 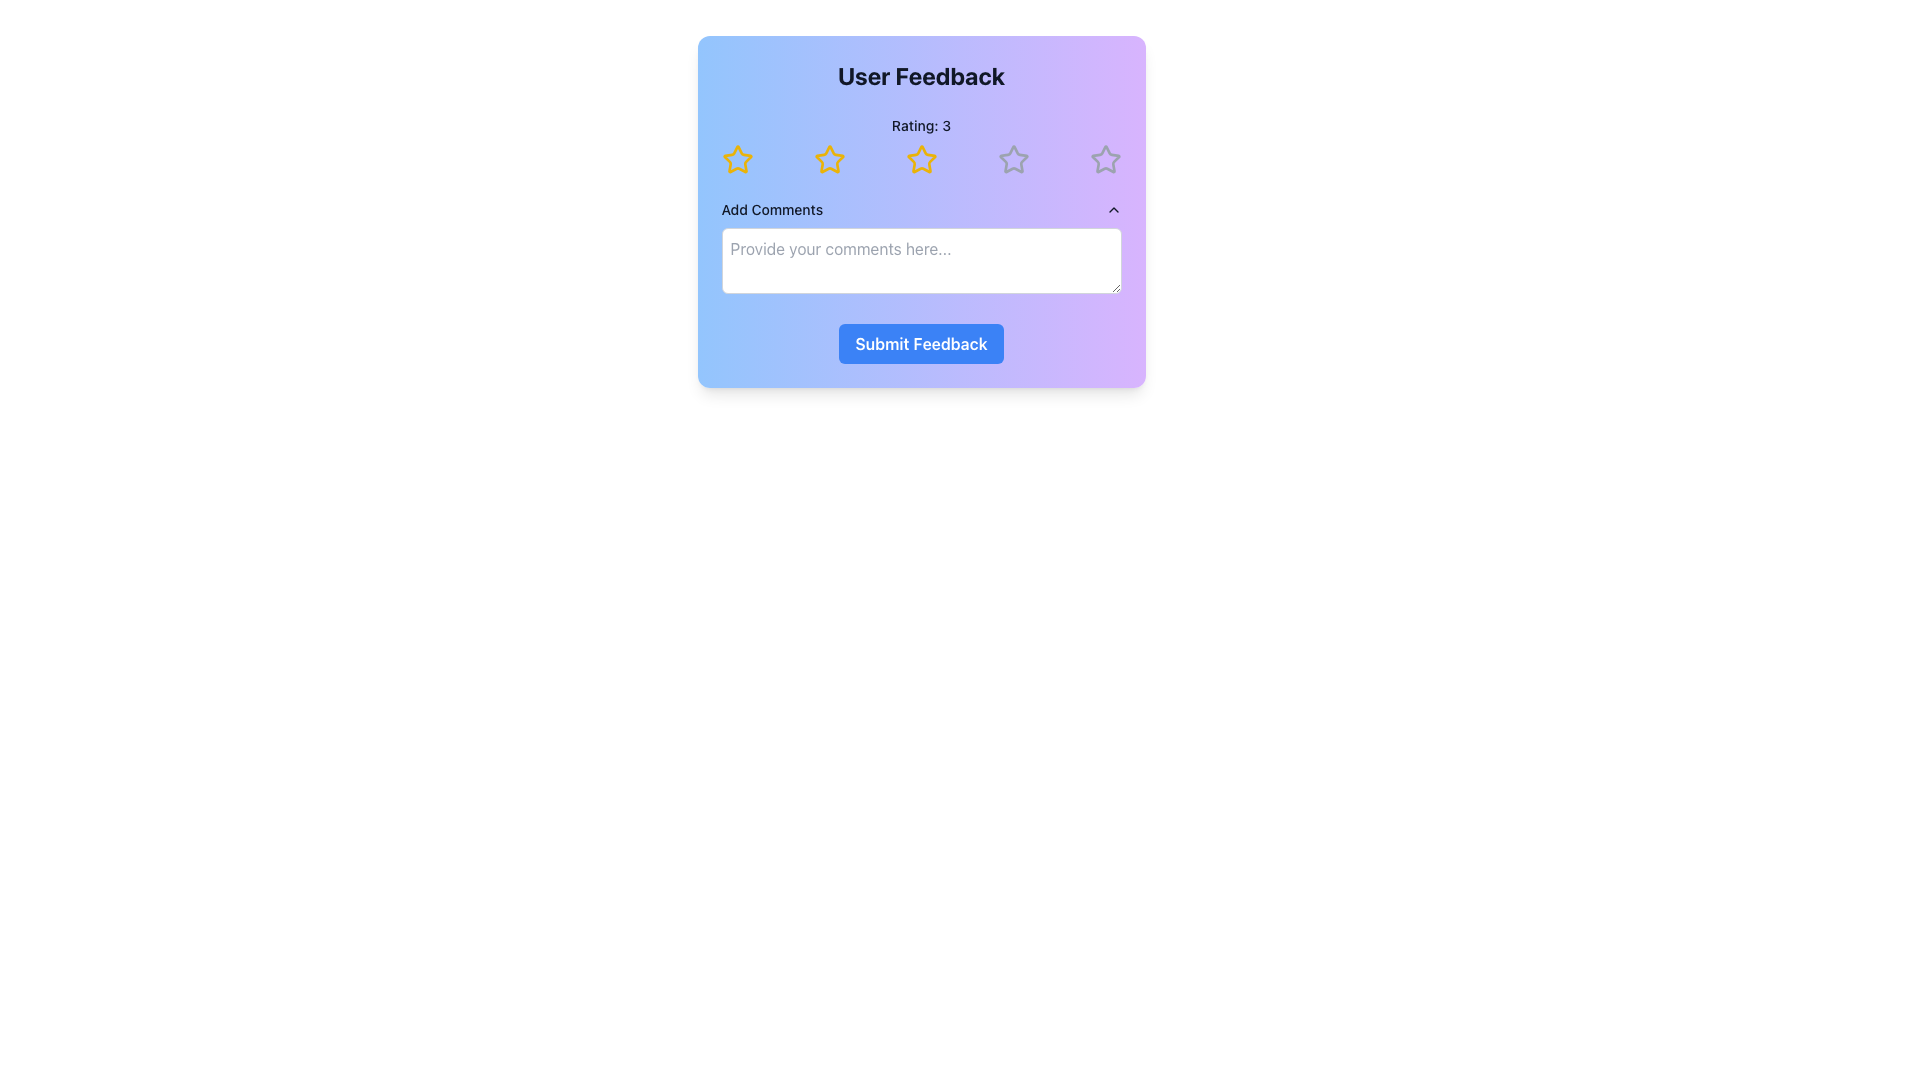 I want to click on the label indicating the current rating value, which is centrally positioned at the top of the feedback section above the star-shaped rating icons, so click(x=920, y=126).